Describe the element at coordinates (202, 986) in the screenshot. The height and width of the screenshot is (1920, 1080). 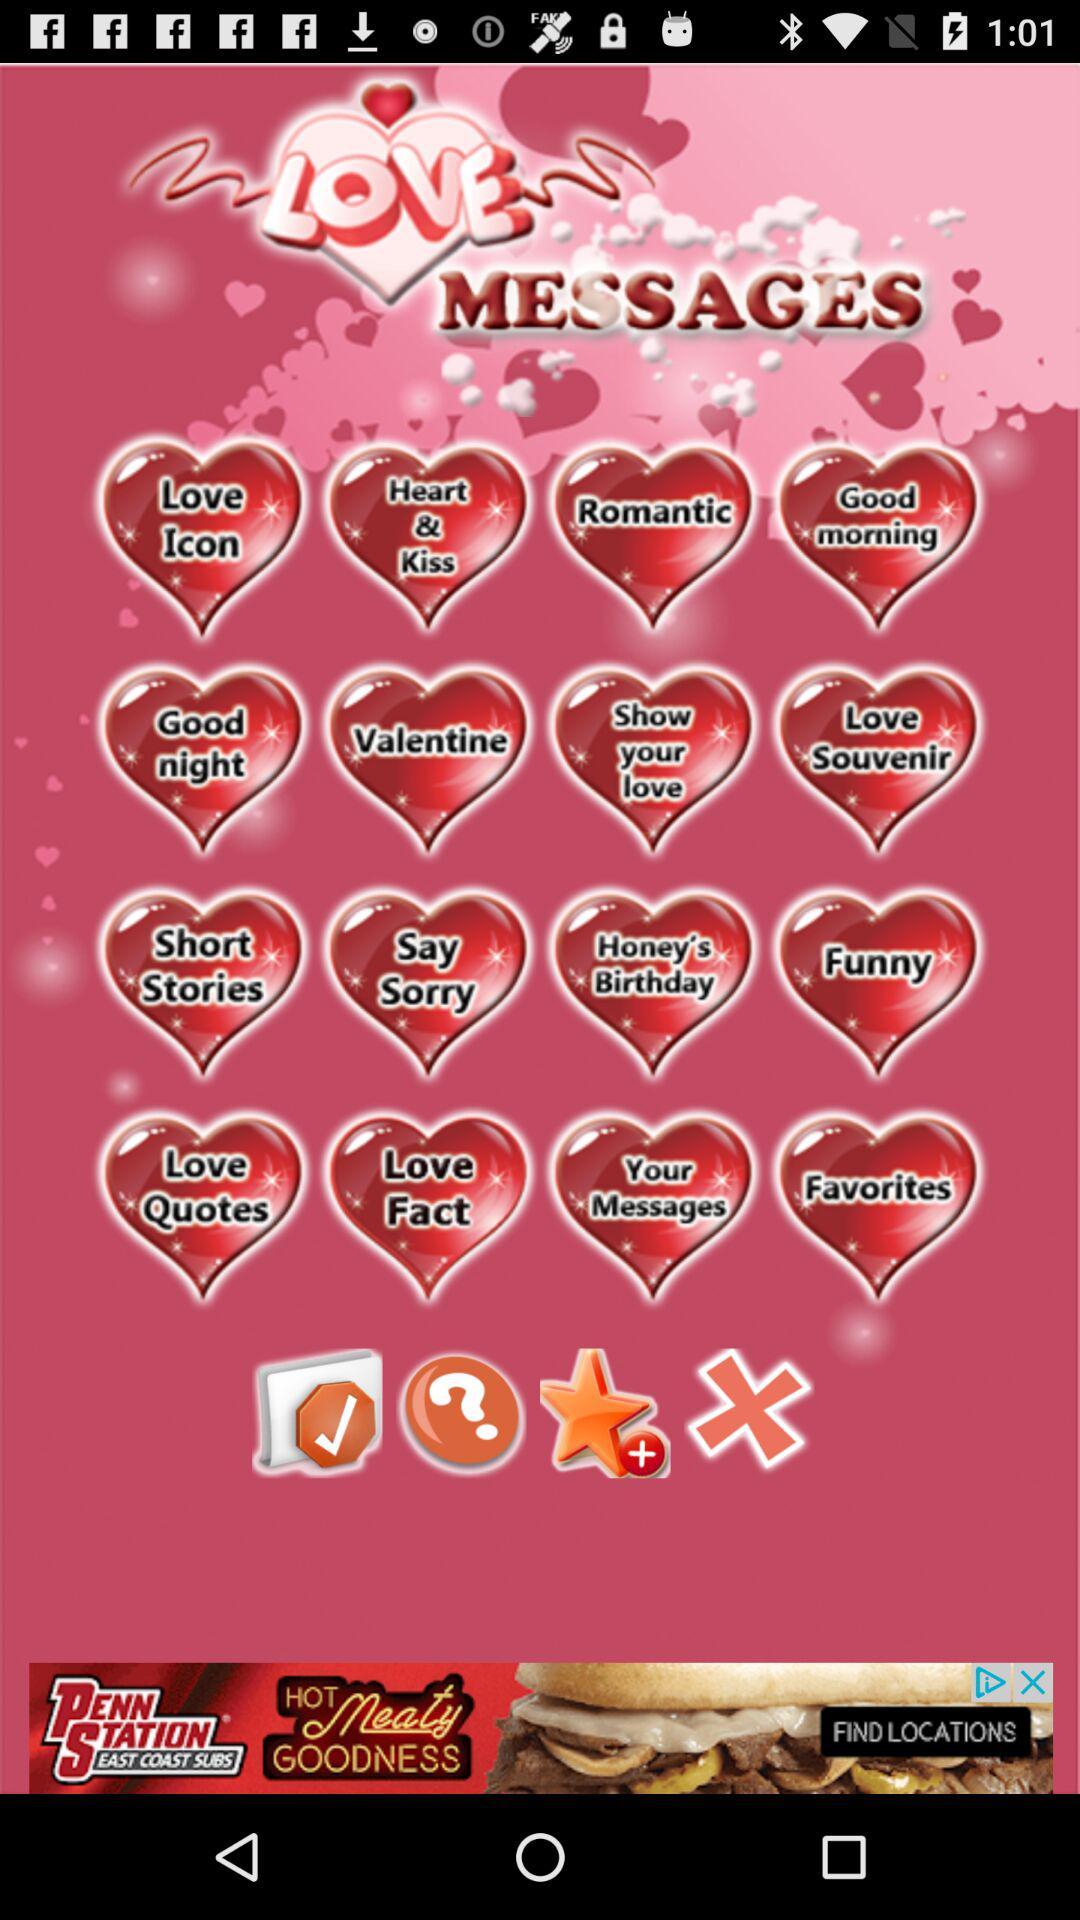
I see `link button for short stories` at that location.